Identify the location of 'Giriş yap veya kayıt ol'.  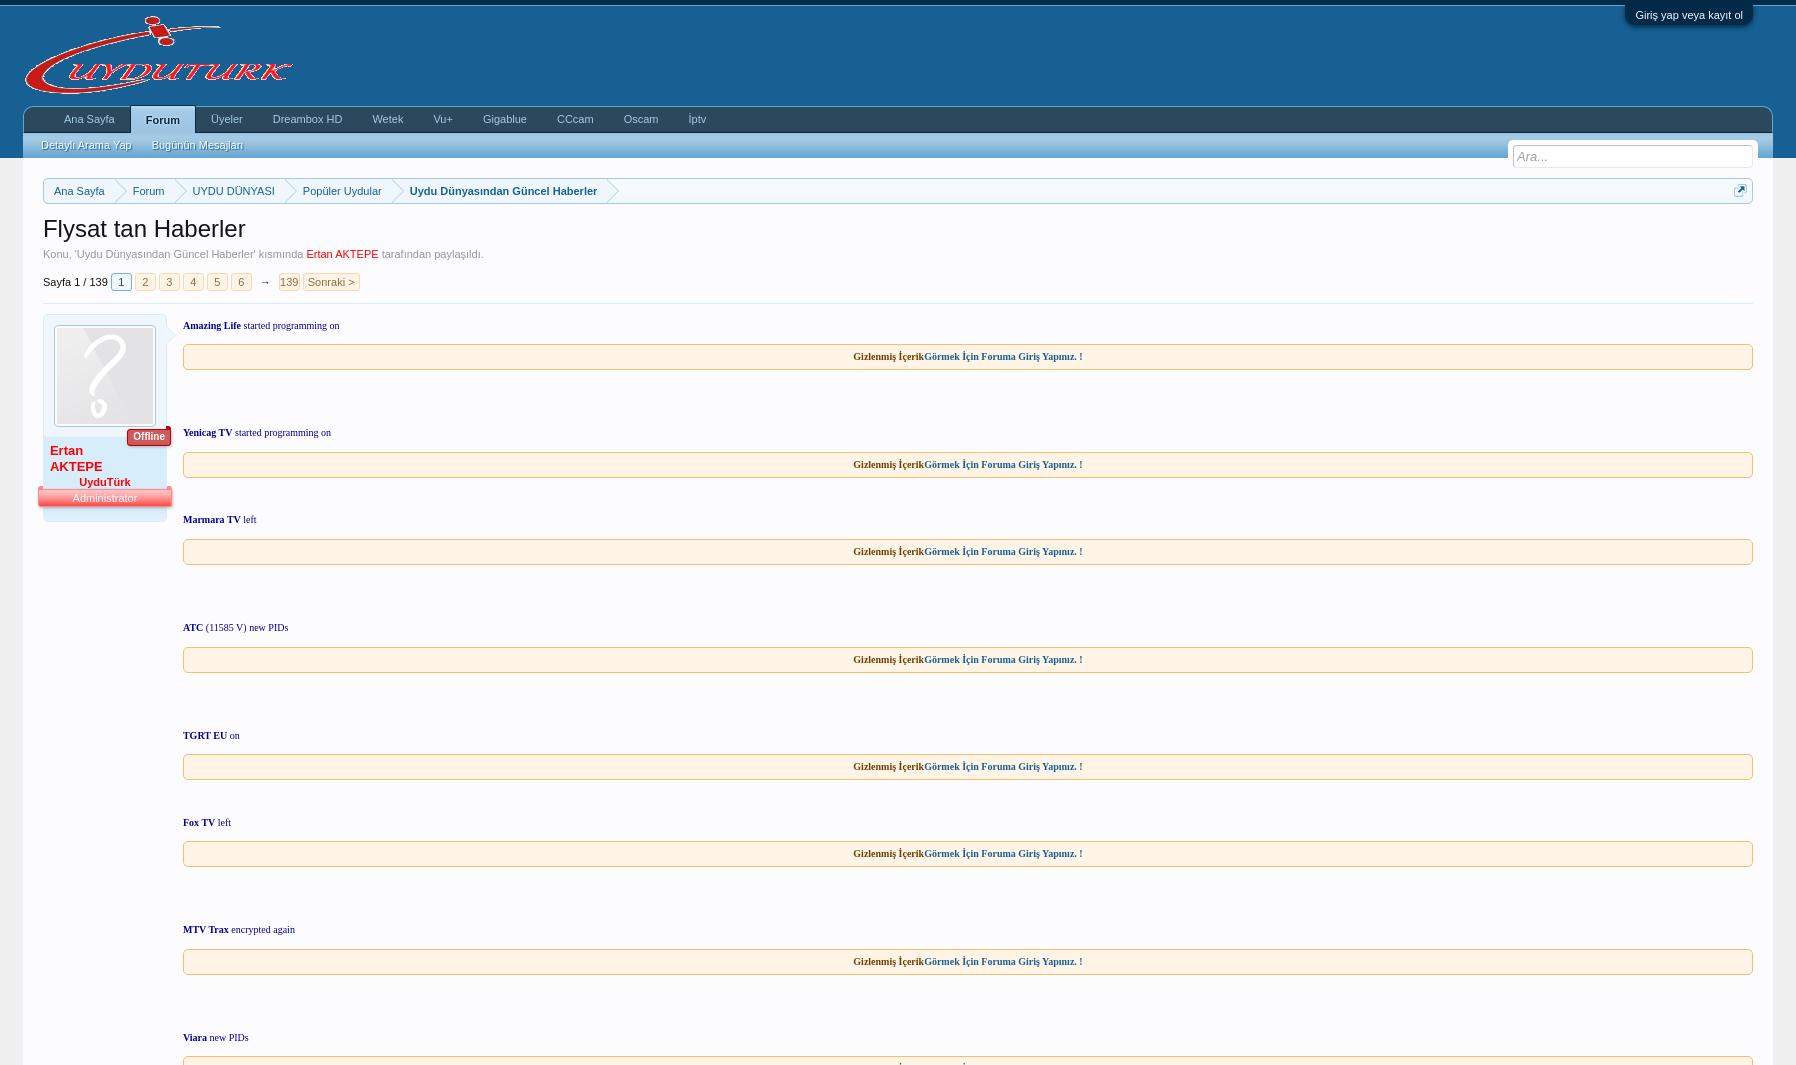
(1688, 14).